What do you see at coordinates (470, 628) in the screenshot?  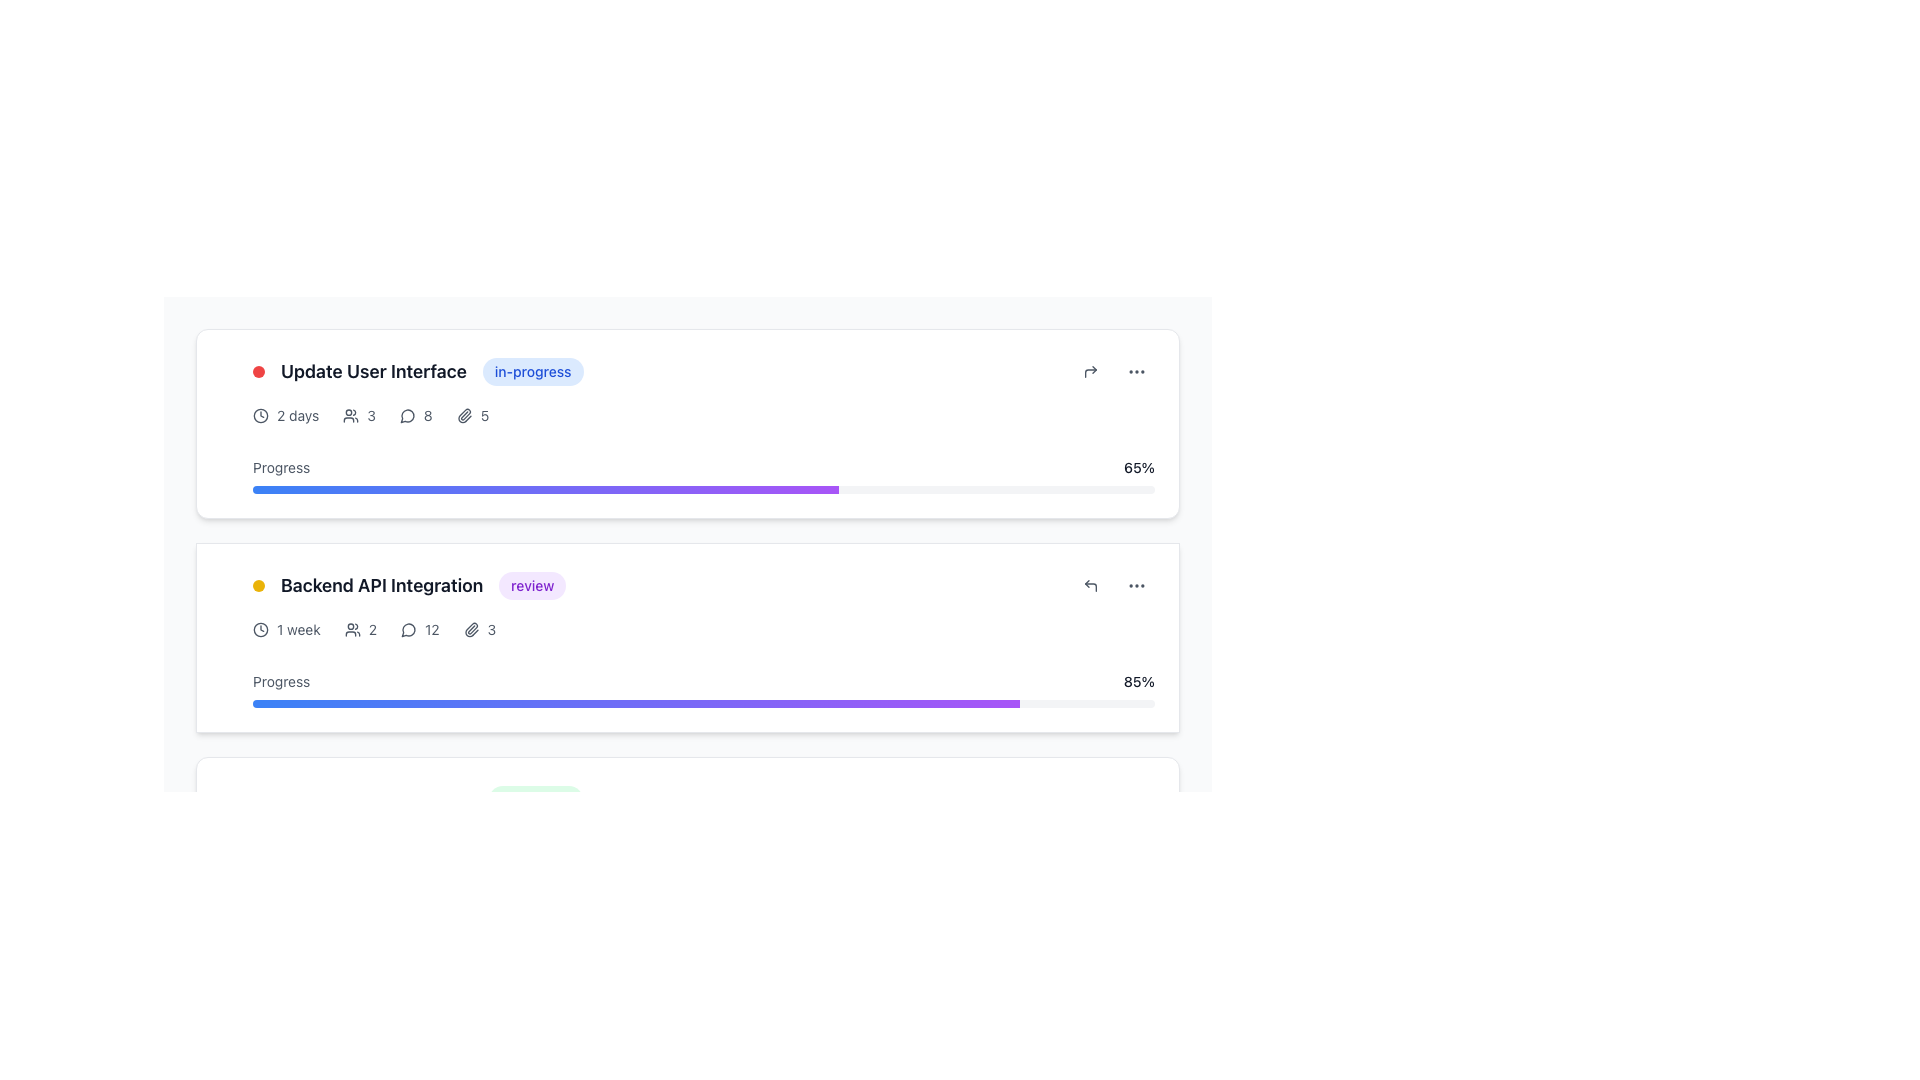 I see `the visual appearance of the paperclip icon representing file attachments for the 'Backend API Integration' task, located near the bottom right of its section` at bounding box center [470, 628].